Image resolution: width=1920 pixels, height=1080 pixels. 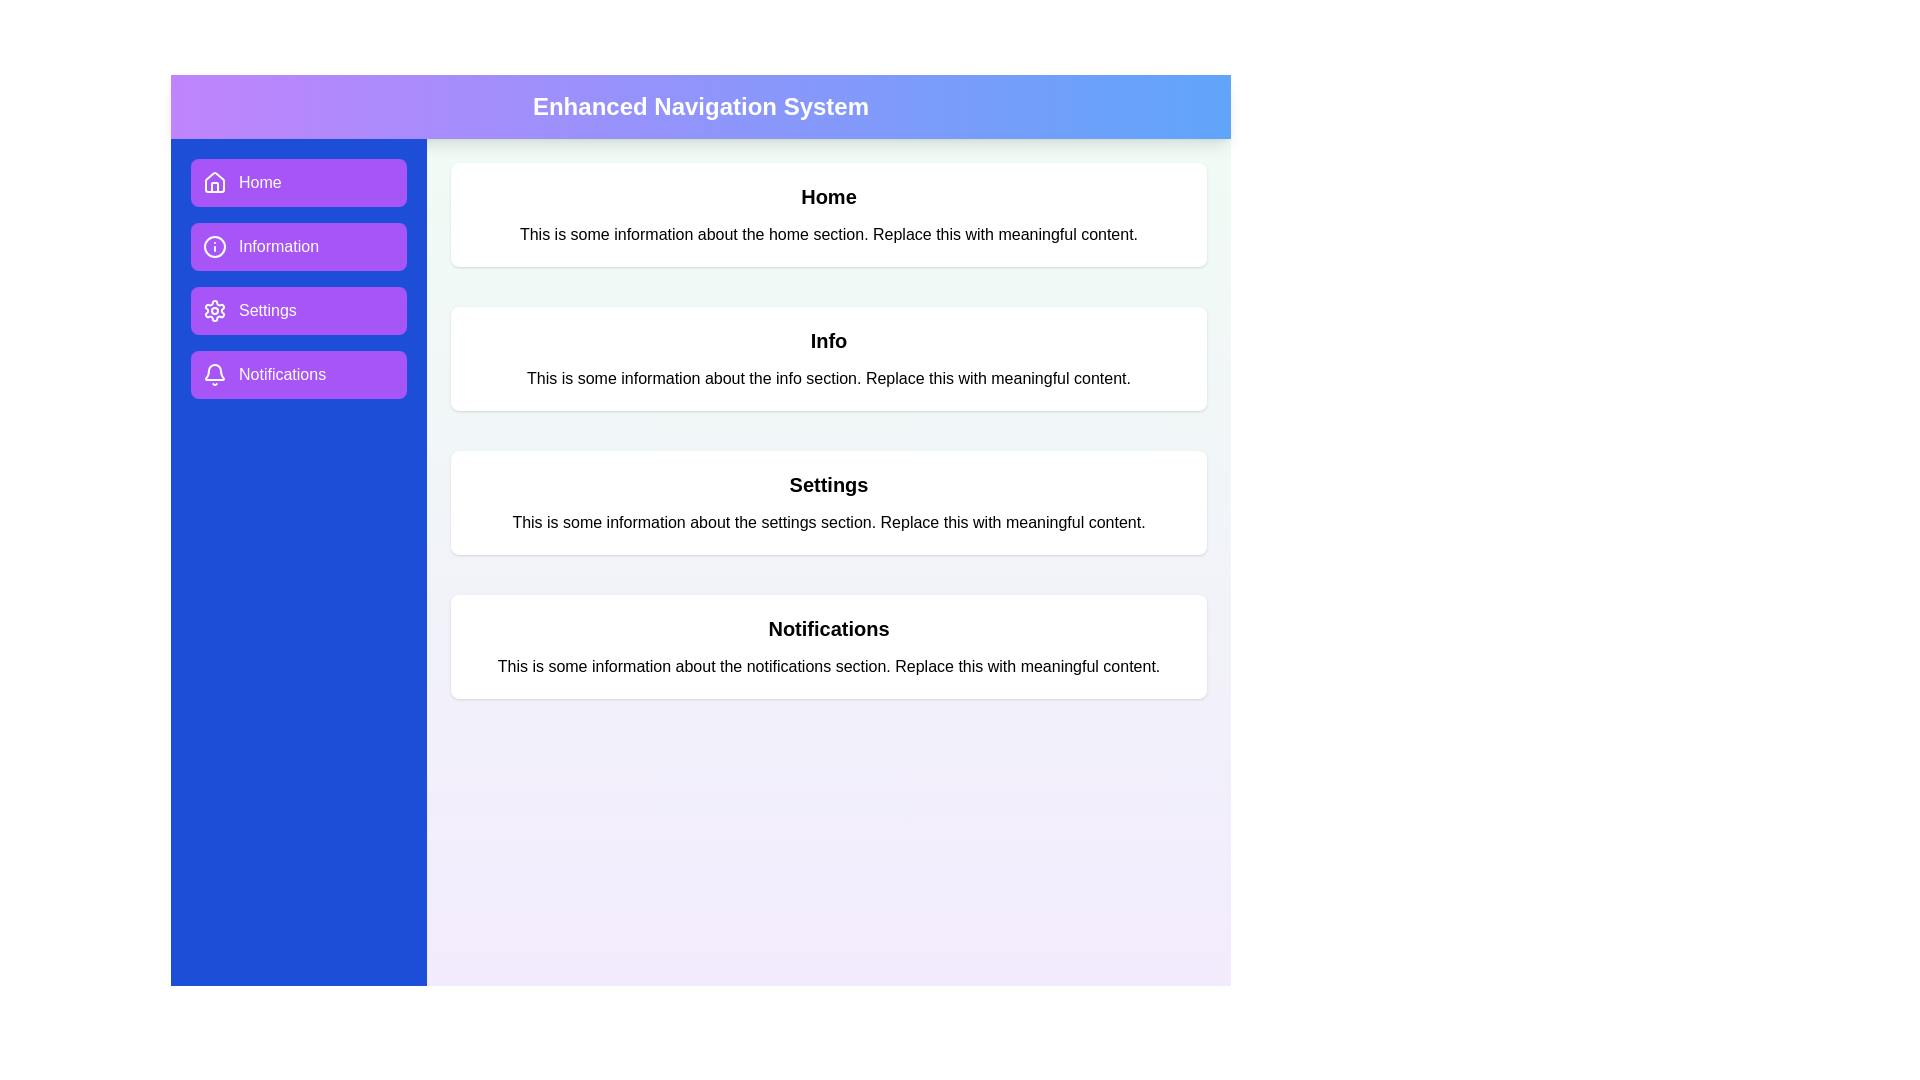 What do you see at coordinates (215, 311) in the screenshot?
I see `the 'Settings' icon located within the third item of the vertical navigation menu for accessibility purposes` at bounding box center [215, 311].